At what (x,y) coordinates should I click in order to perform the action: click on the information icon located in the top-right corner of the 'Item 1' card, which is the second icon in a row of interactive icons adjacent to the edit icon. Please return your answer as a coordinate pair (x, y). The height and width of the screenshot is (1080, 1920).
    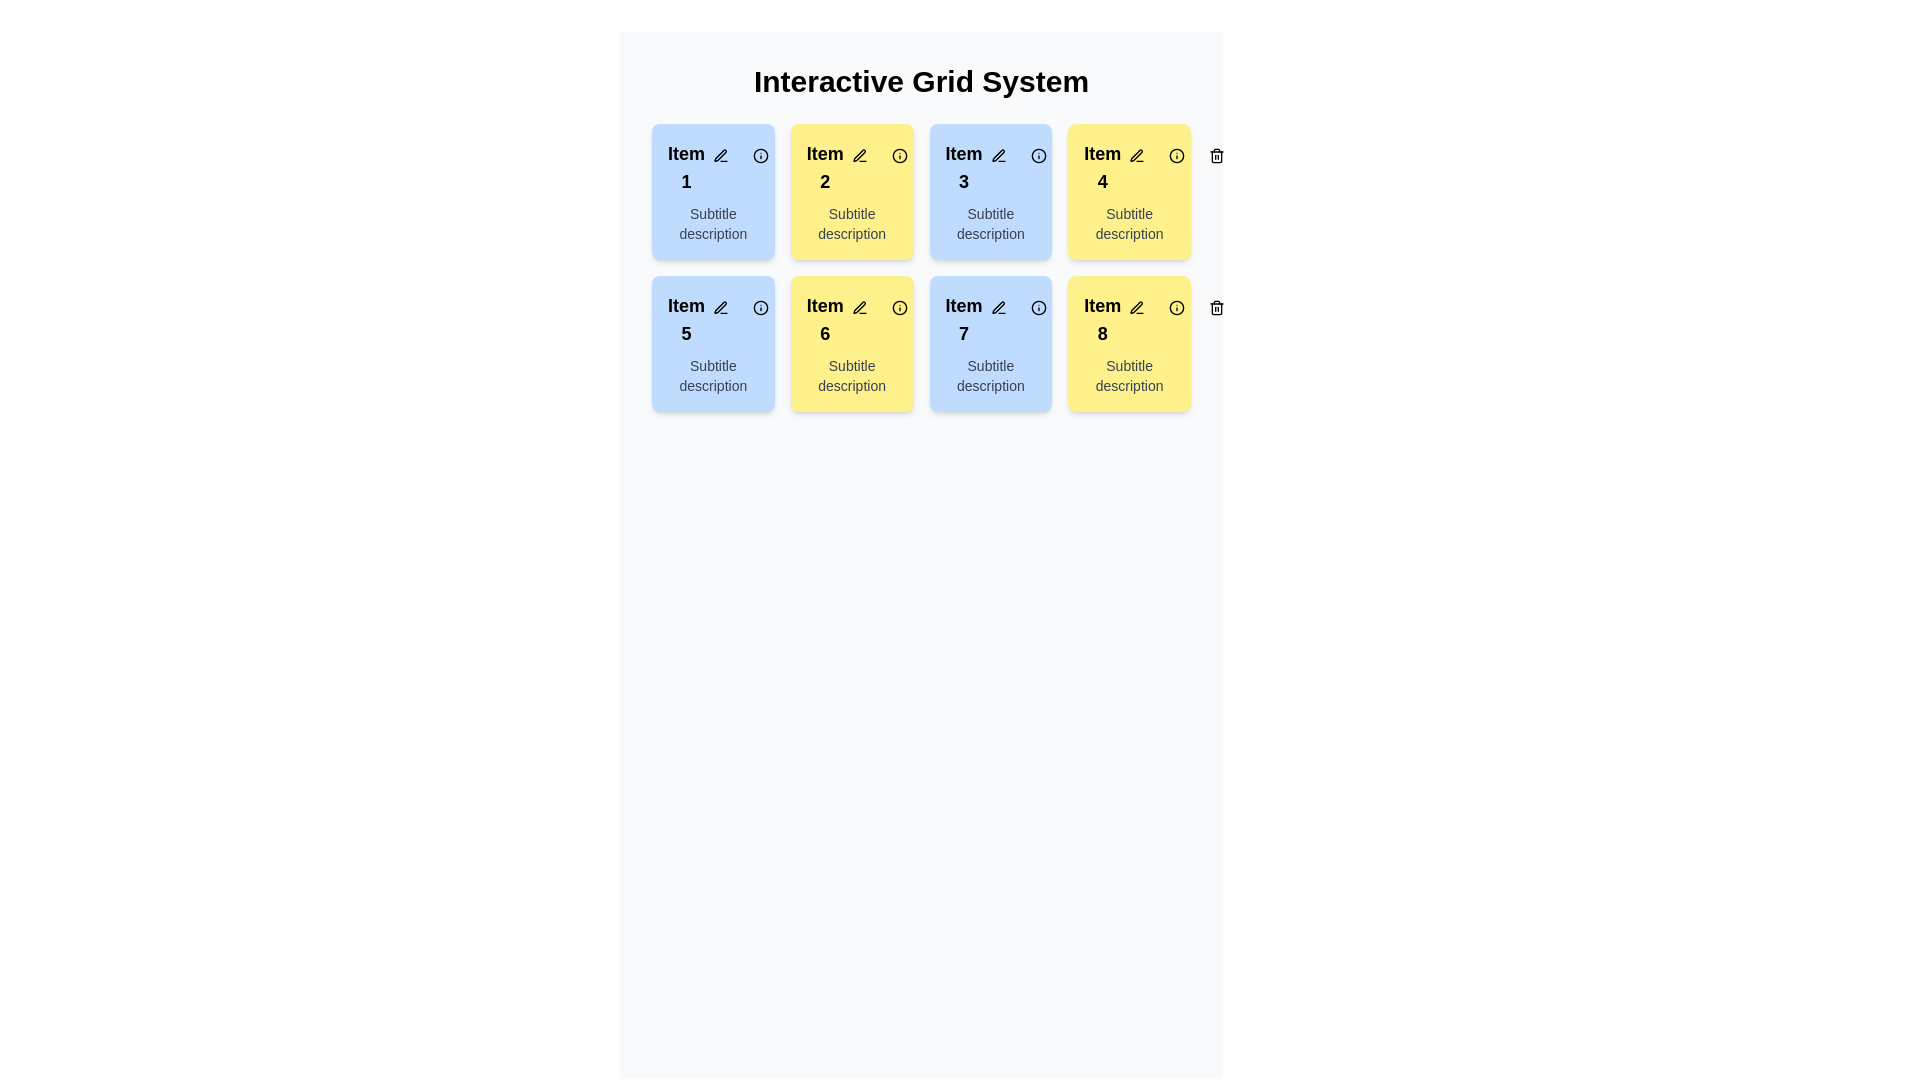
    Looking at the image, I should click on (760, 154).